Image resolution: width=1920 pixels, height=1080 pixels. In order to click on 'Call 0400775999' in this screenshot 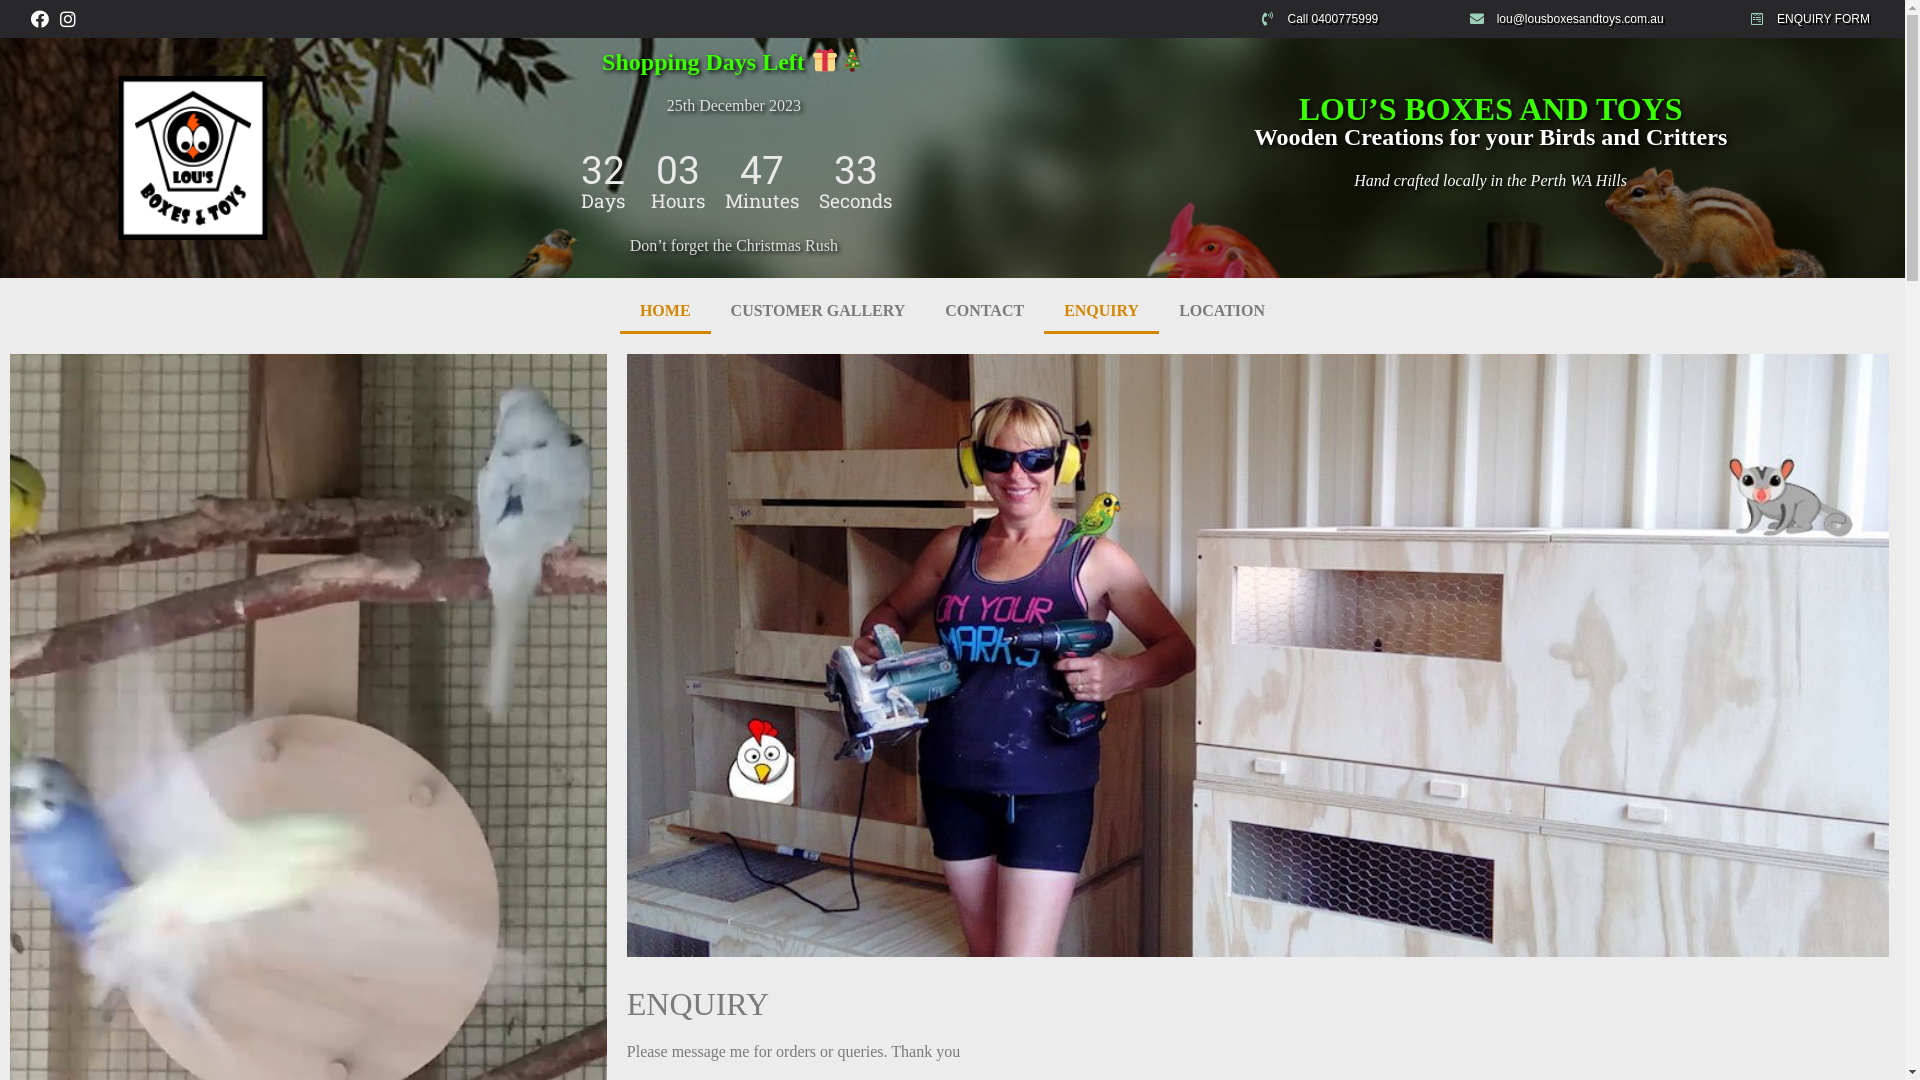, I will do `click(1353, 19)`.